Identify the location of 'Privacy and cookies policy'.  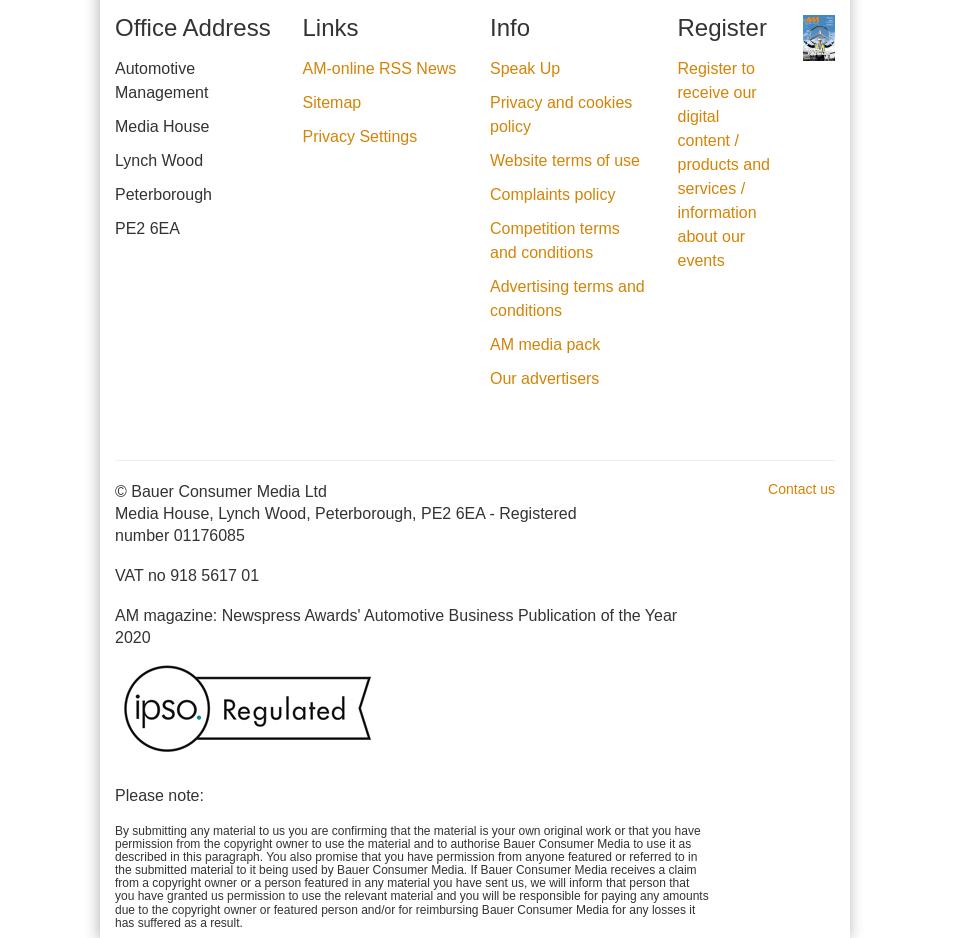
(560, 112).